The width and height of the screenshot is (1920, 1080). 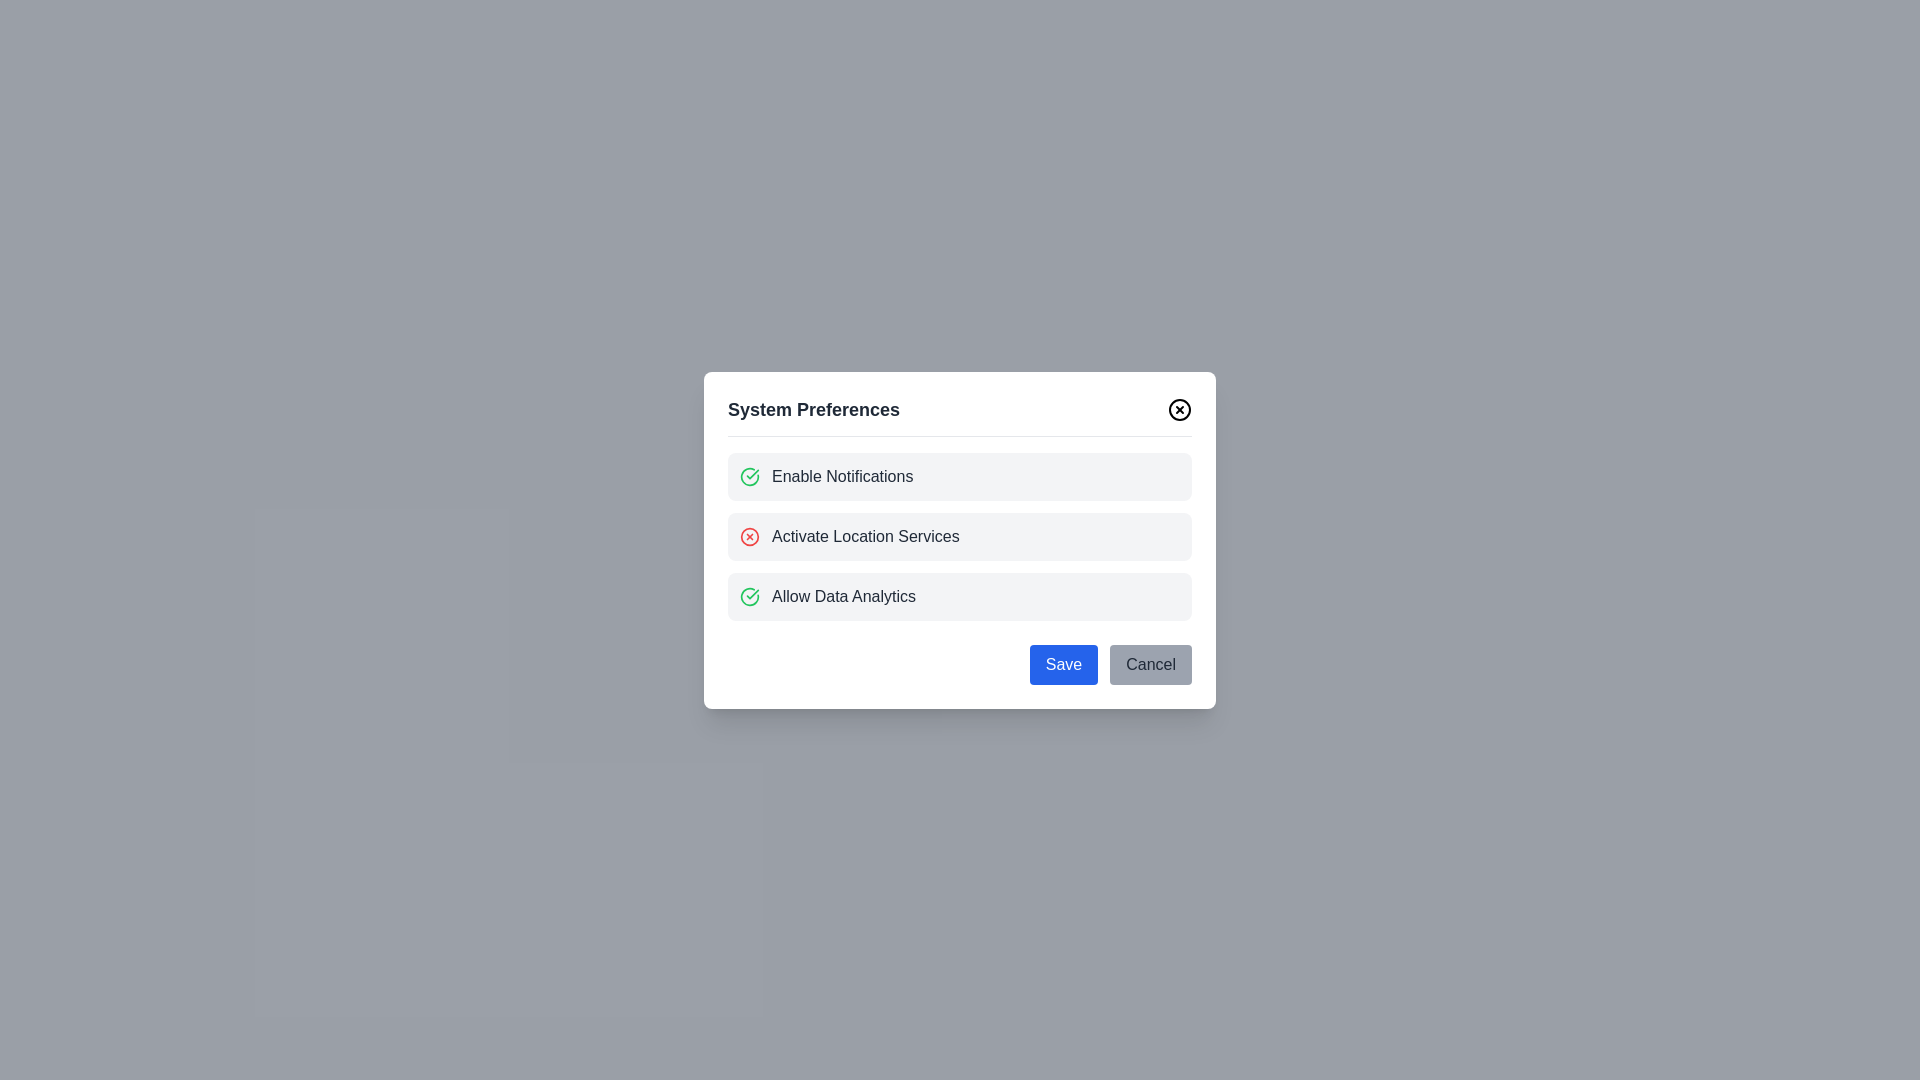 What do you see at coordinates (1062, 664) in the screenshot?
I see `'Save' button to confirm changes` at bounding box center [1062, 664].